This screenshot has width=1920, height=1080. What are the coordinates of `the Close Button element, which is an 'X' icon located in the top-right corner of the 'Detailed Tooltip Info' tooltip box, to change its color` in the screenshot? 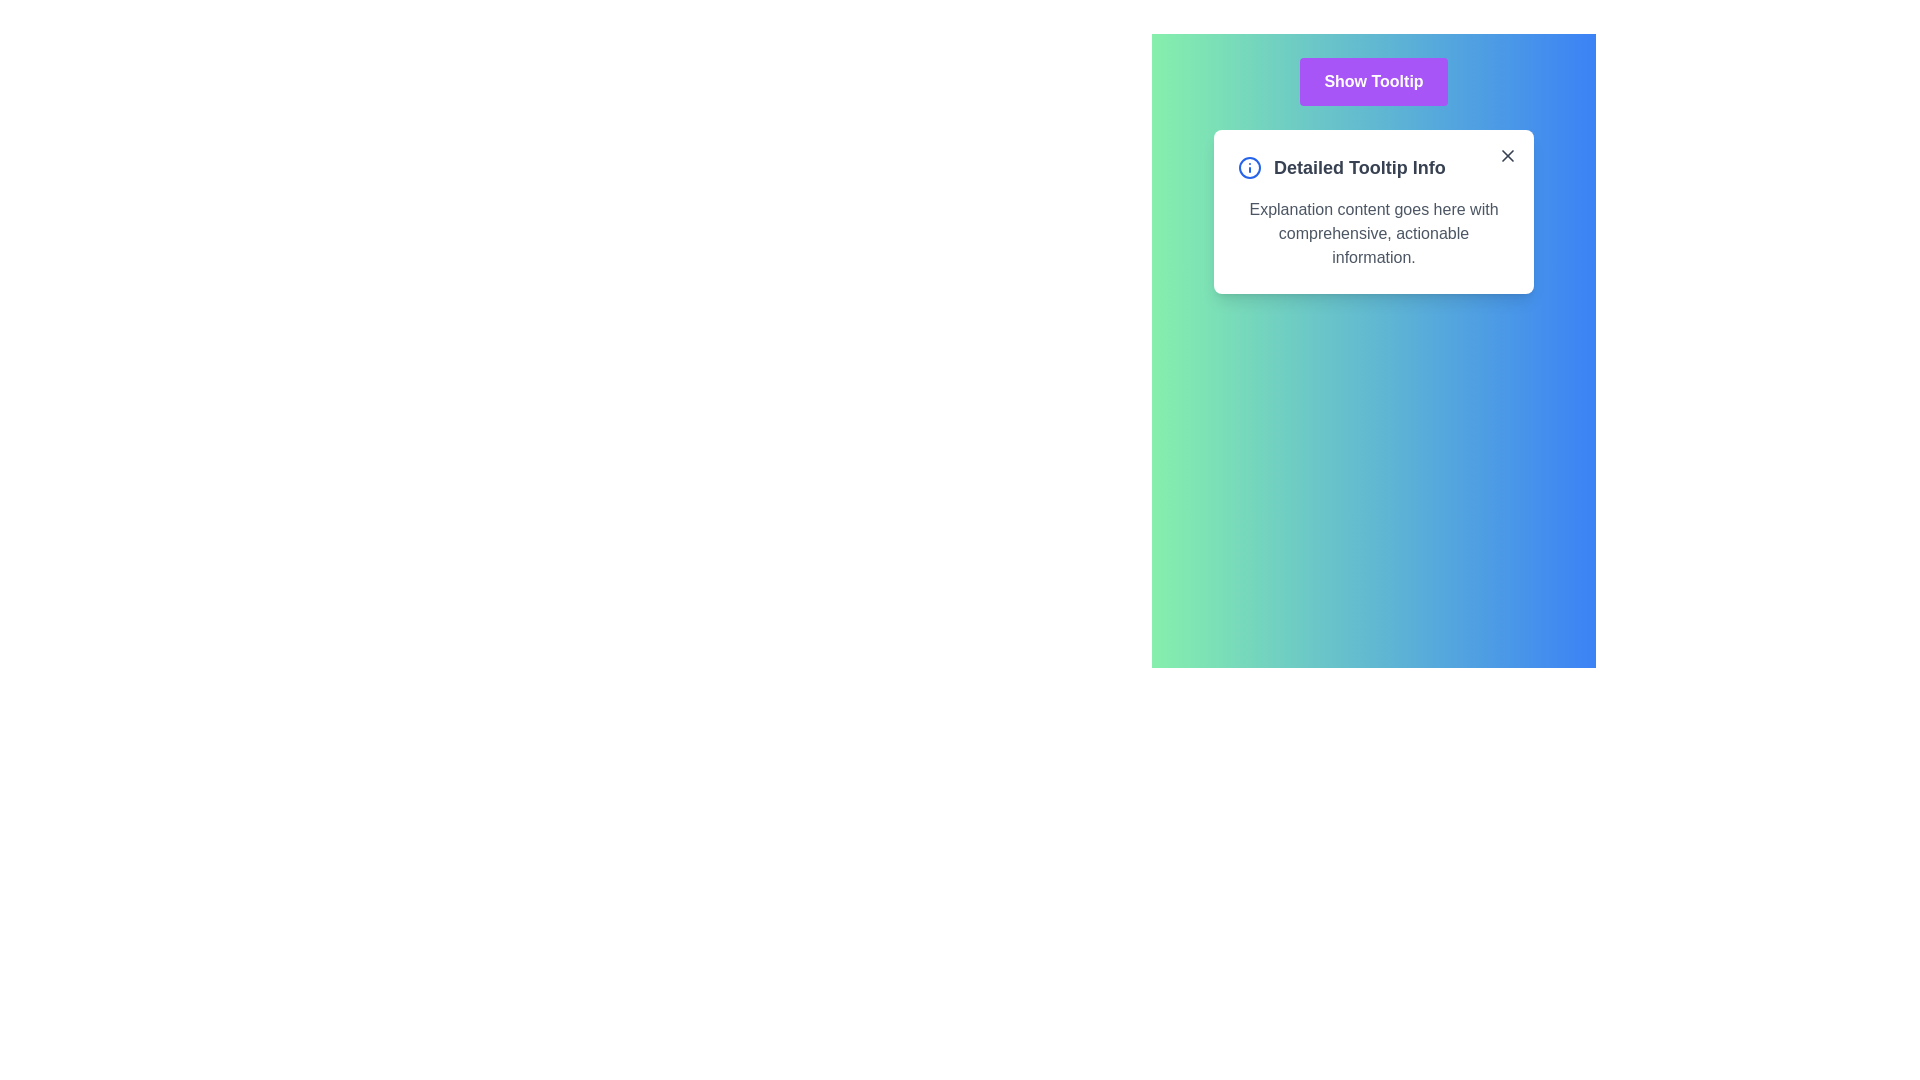 It's located at (1507, 154).